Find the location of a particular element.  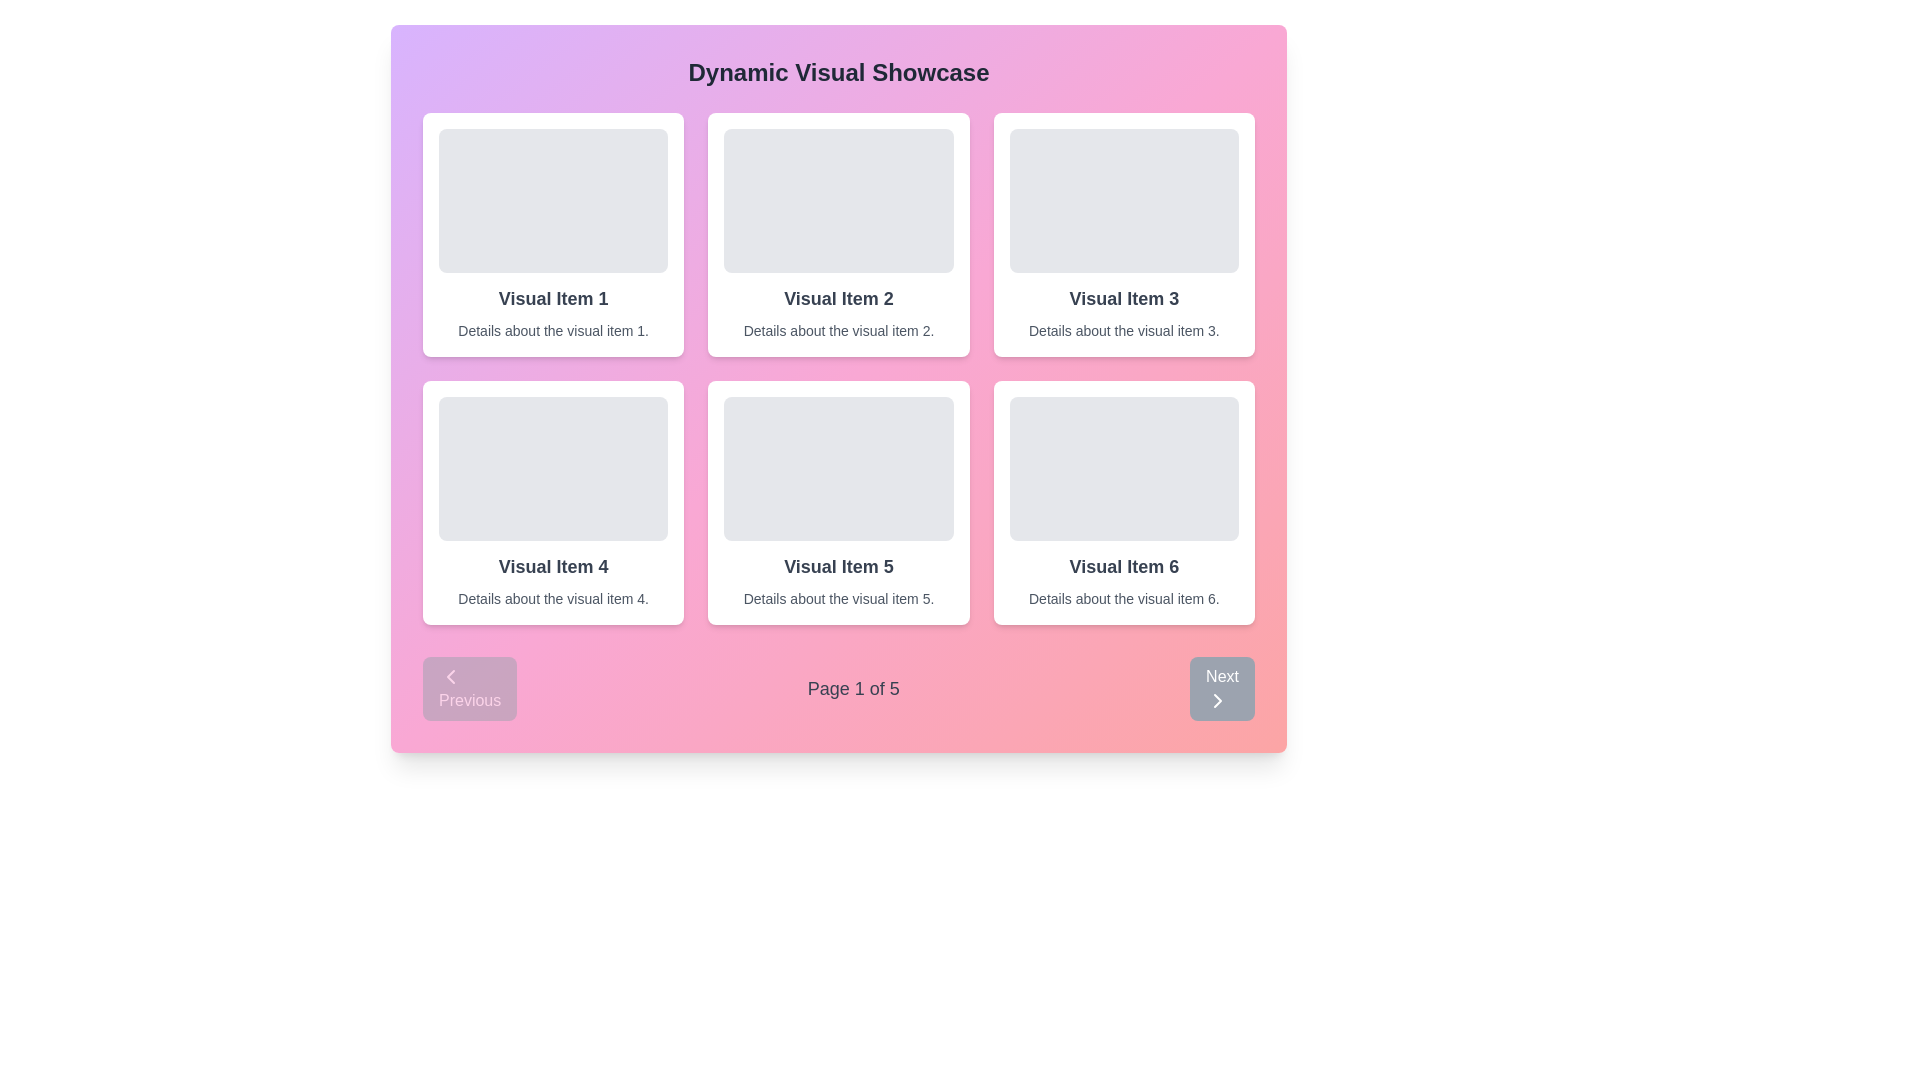

the descriptive text label located in the bottom section of the card labeled 'Visual Item 5', which is centrally aligned and positioned below the title is located at coordinates (839, 597).